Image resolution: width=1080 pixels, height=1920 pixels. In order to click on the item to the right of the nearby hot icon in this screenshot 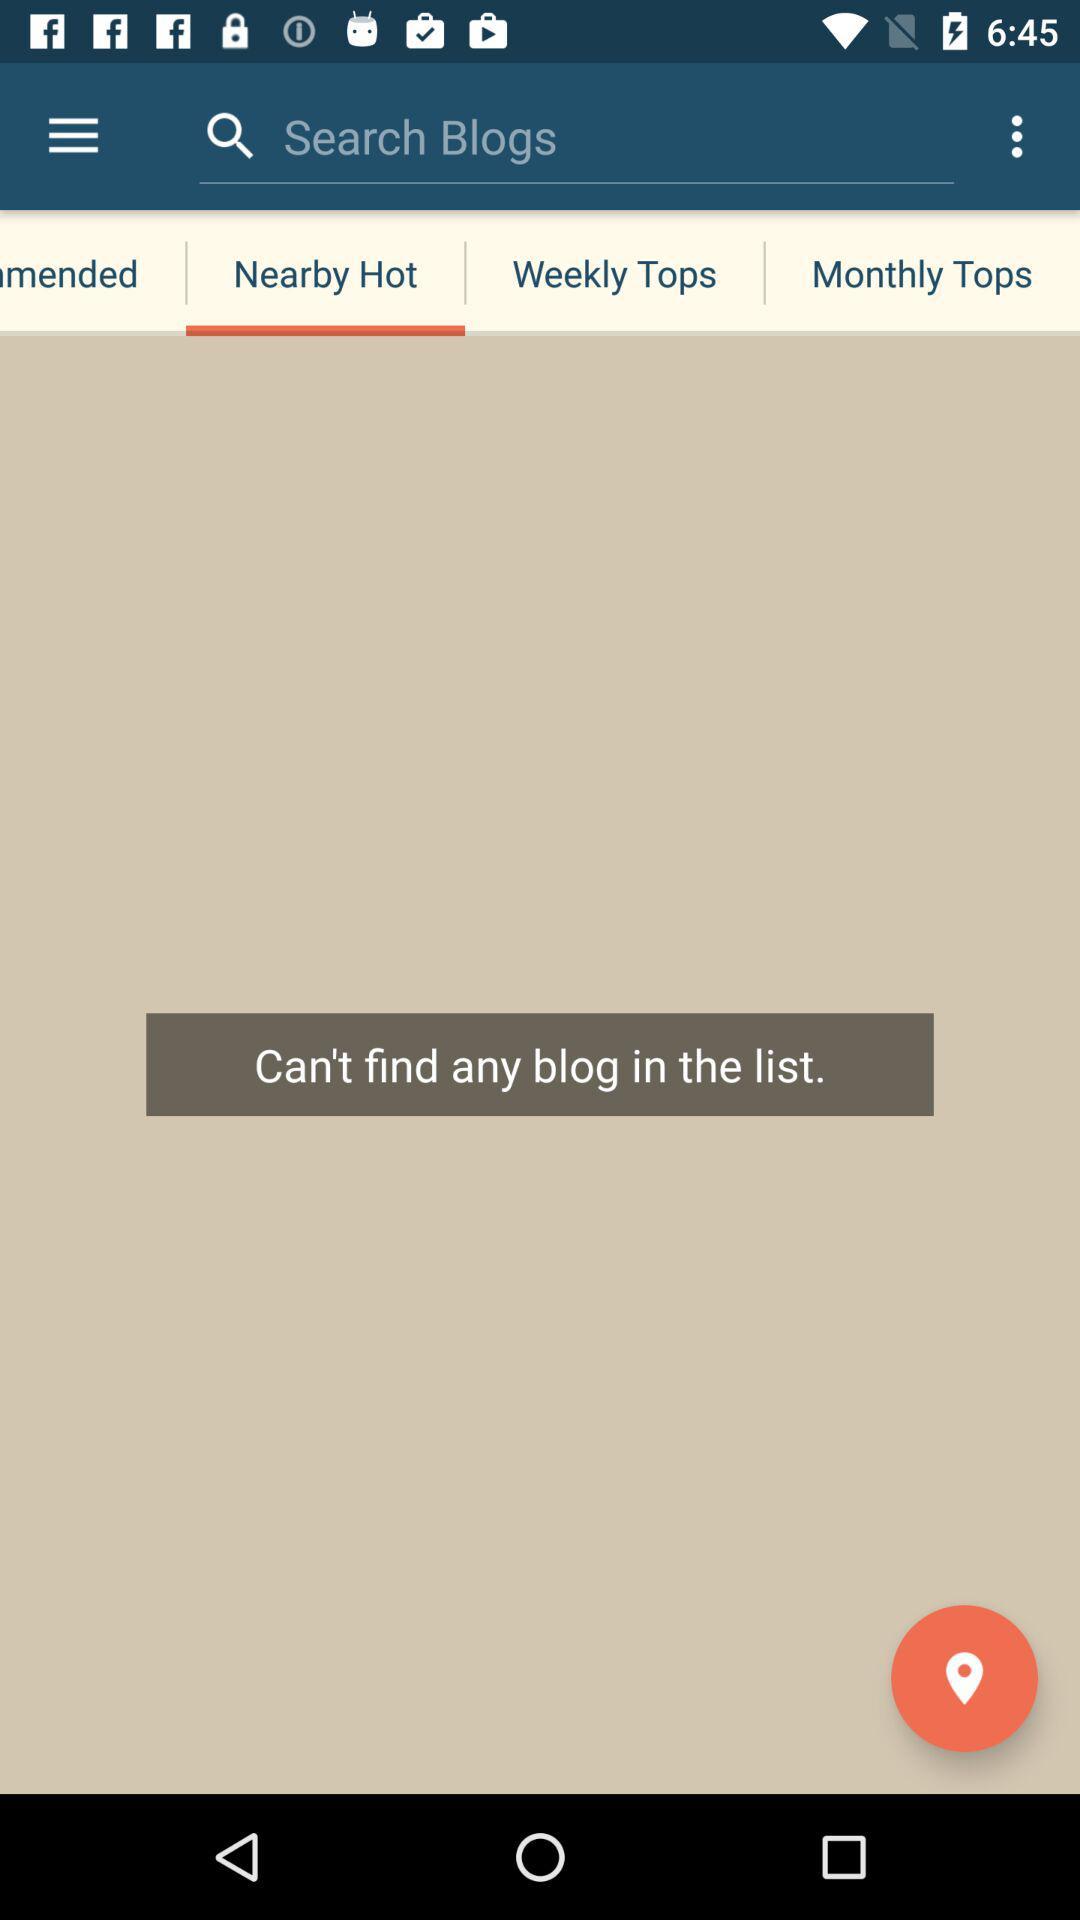, I will do `click(613, 272)`.